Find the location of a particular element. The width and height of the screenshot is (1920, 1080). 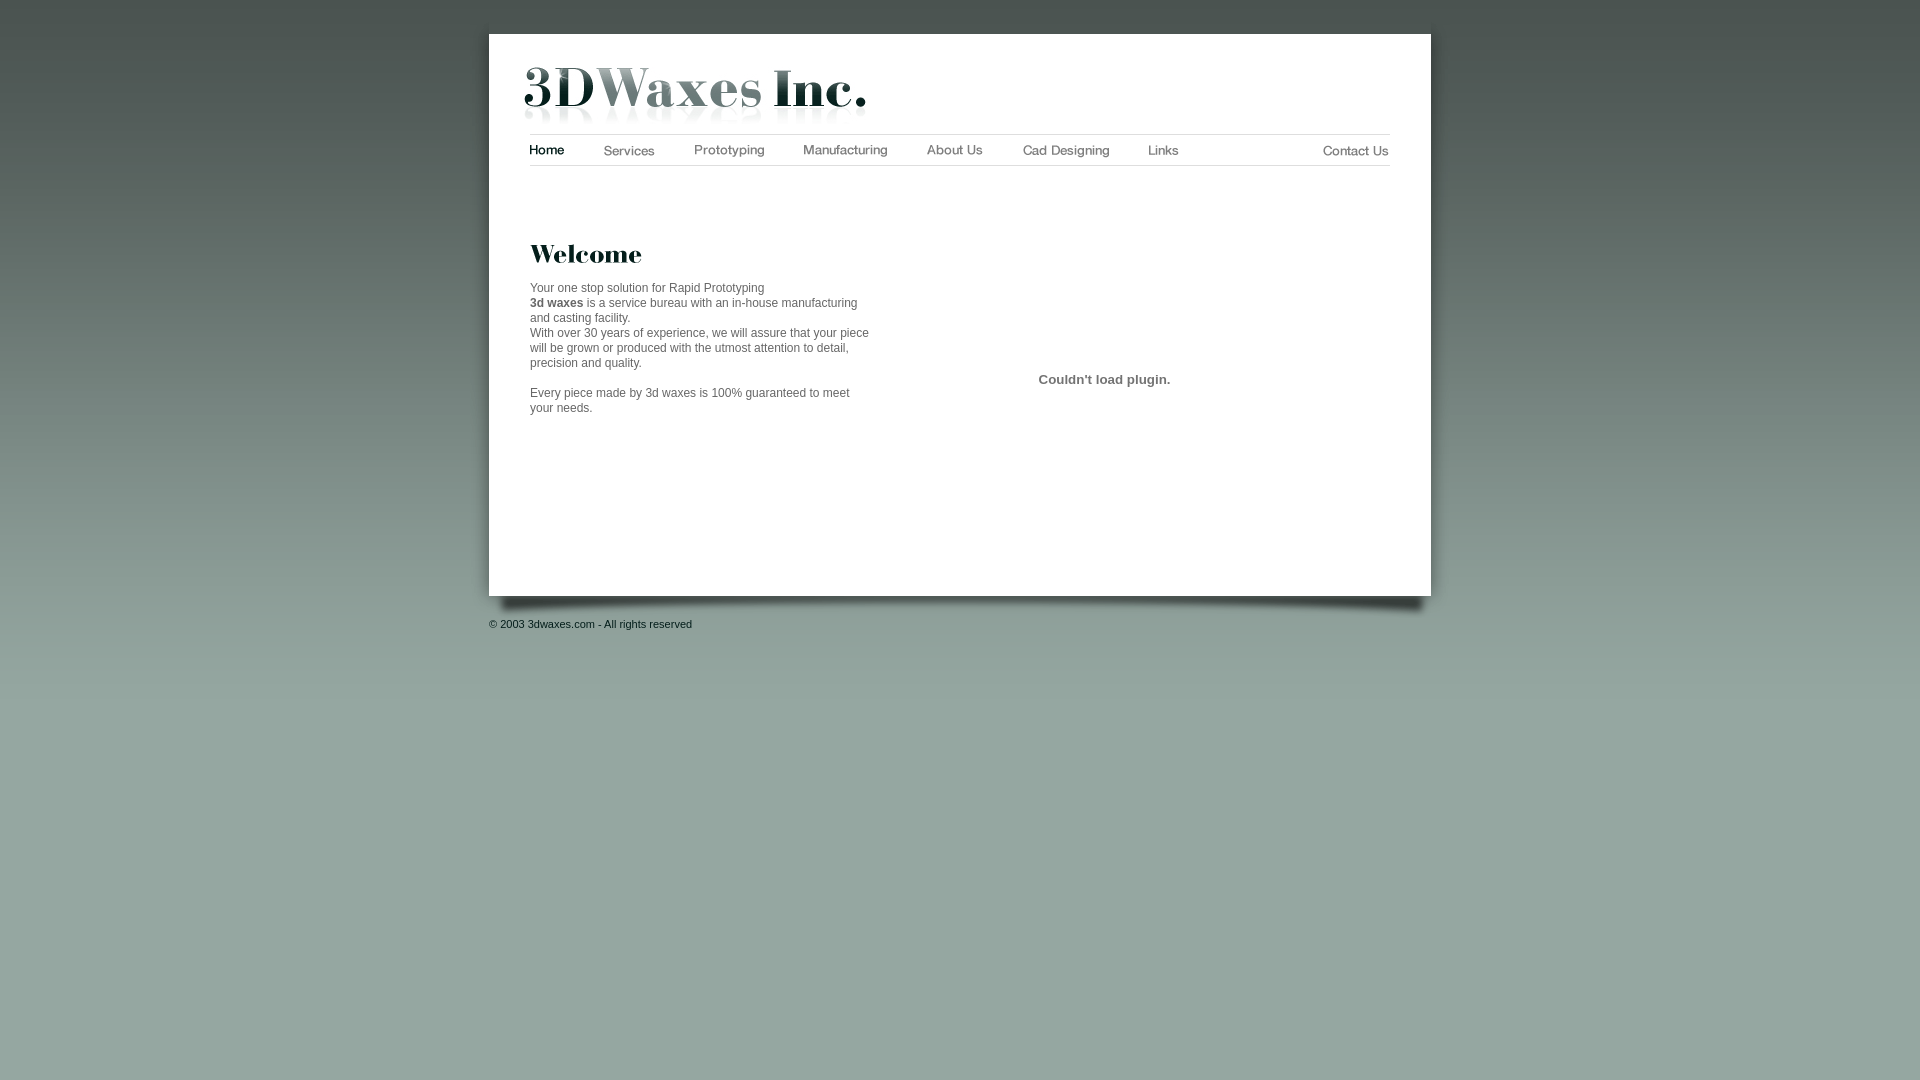

'Links' is located at coordinates (1163, 149).